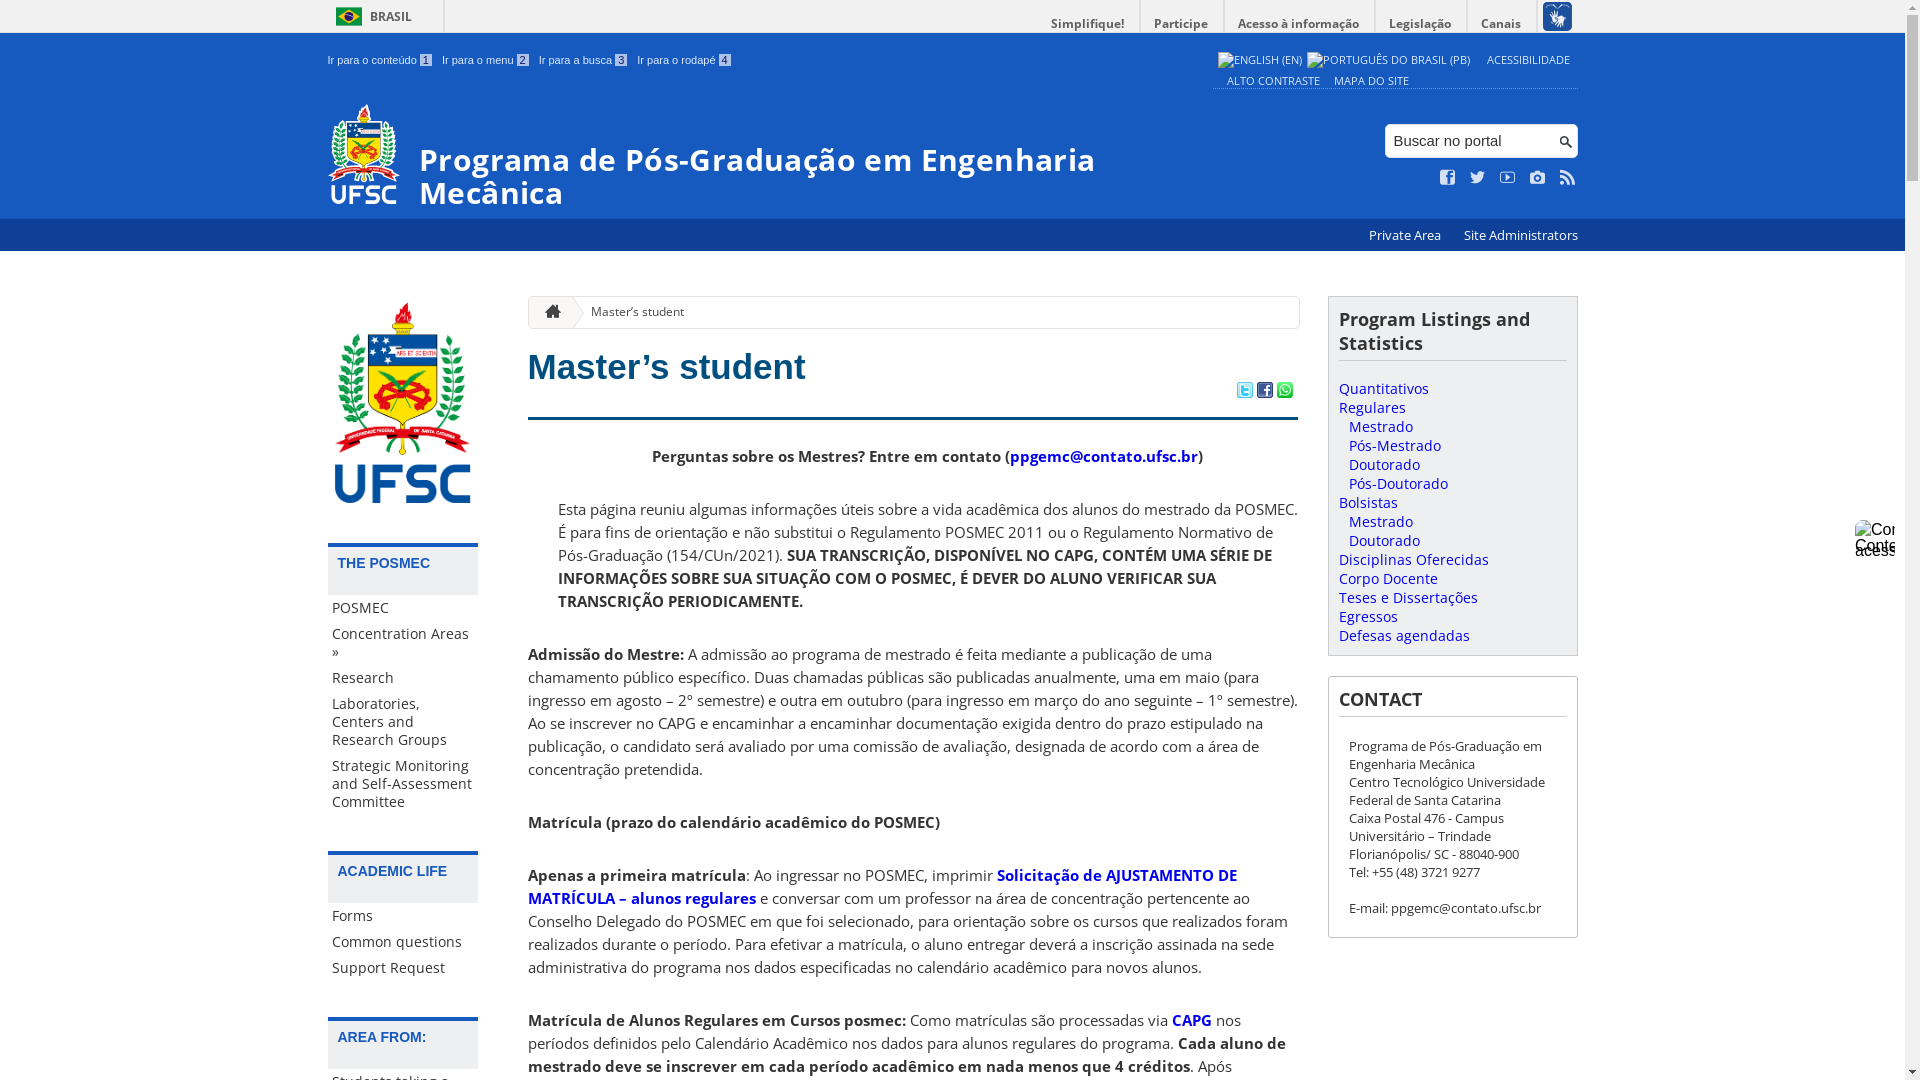  I want to click on 'Simplifique!', so click(1087, 23).